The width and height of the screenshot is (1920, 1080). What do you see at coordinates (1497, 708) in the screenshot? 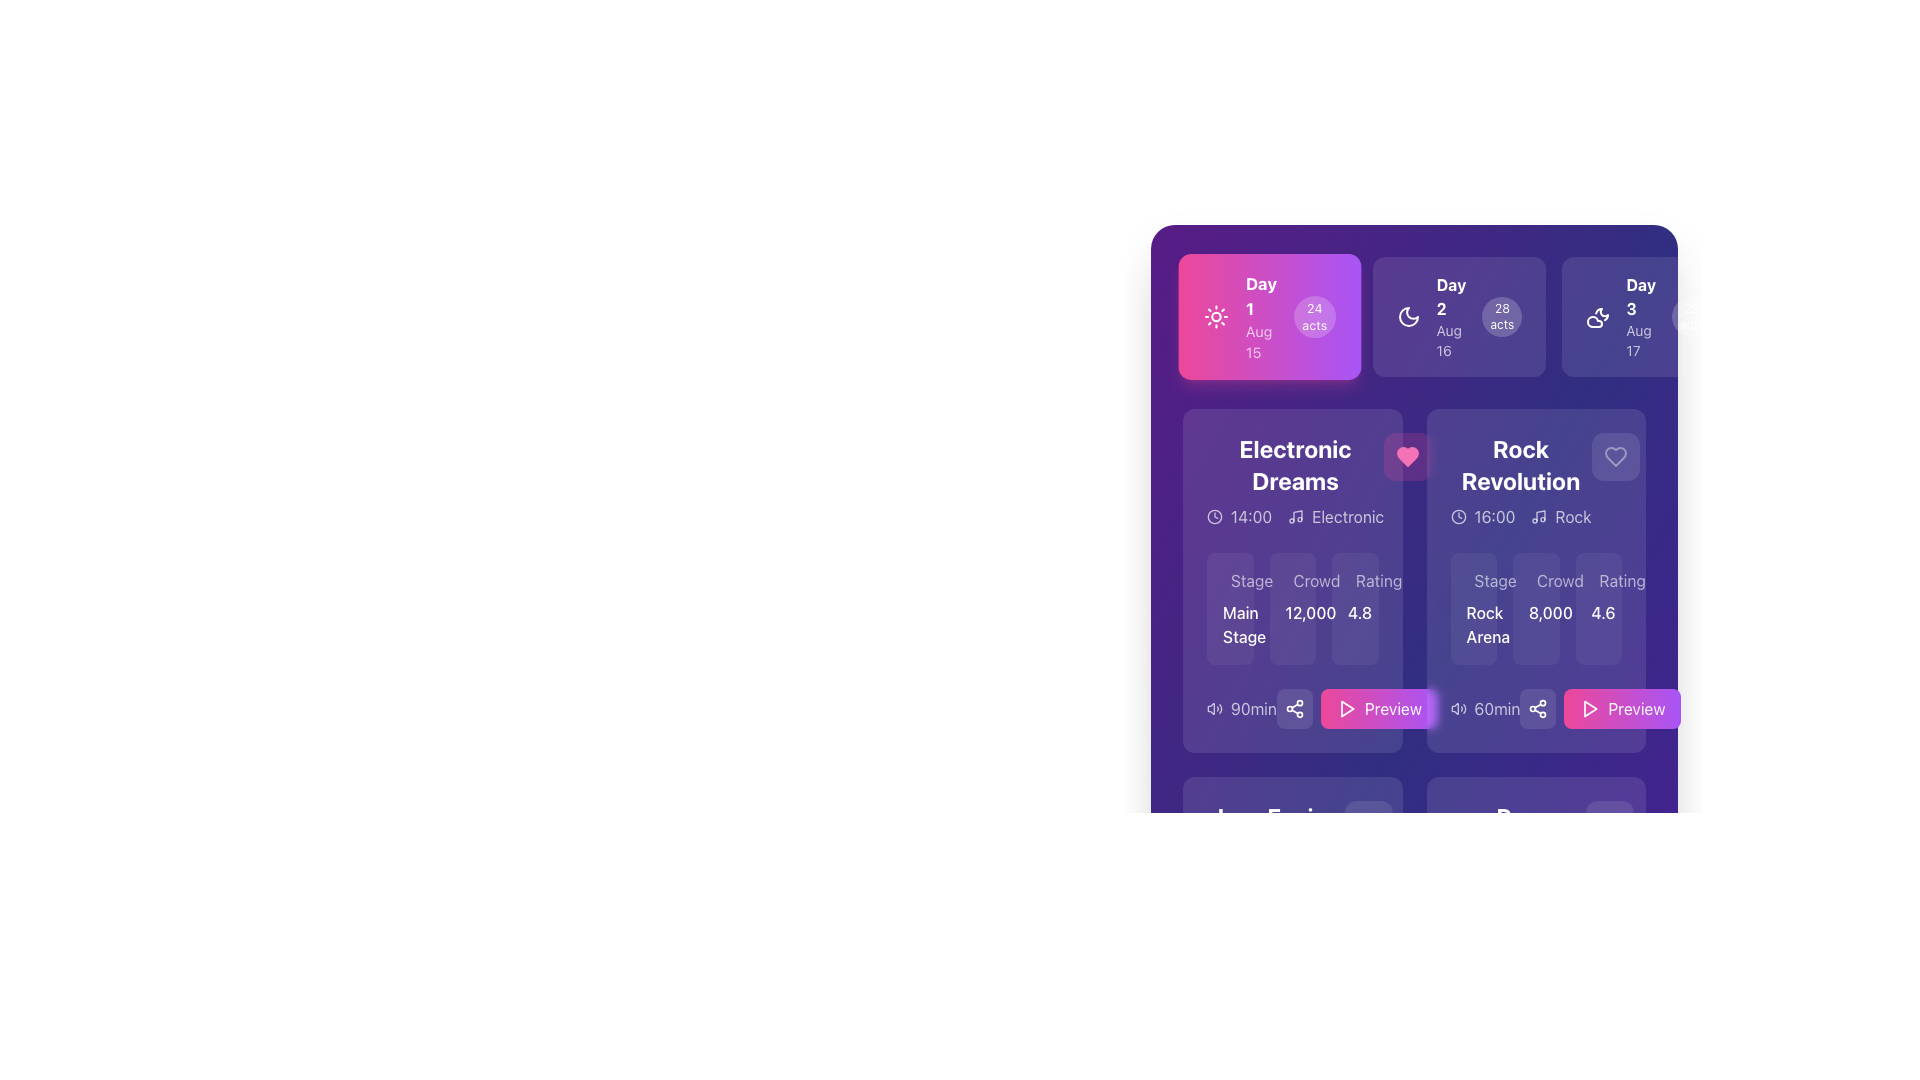
I see `the static text label displaying '60min' within the 'Rock Revolution' card under the 'Duration' section, which is styled in white color with slight transparency` at bounding box center [1497, 708].